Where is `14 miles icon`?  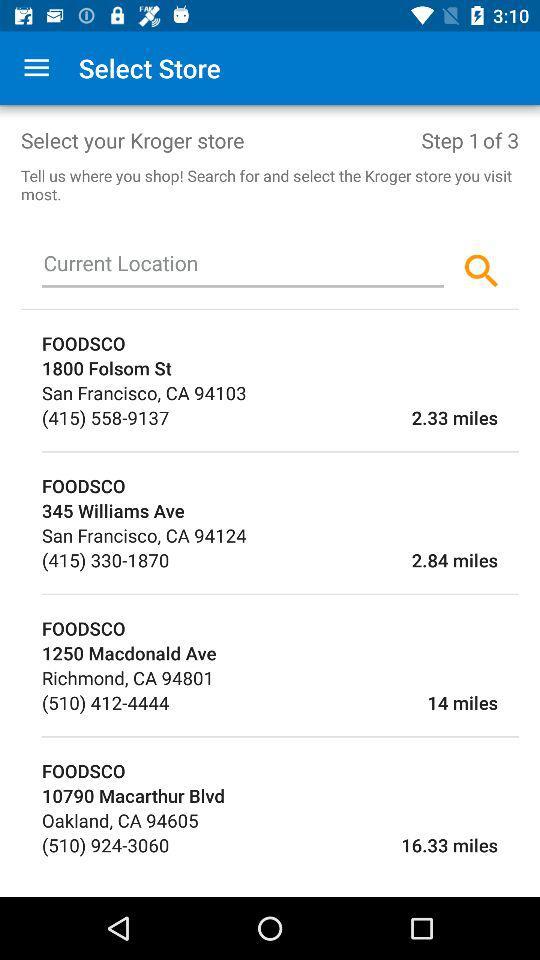
14 miles icon is located at coordinates (333, 702).